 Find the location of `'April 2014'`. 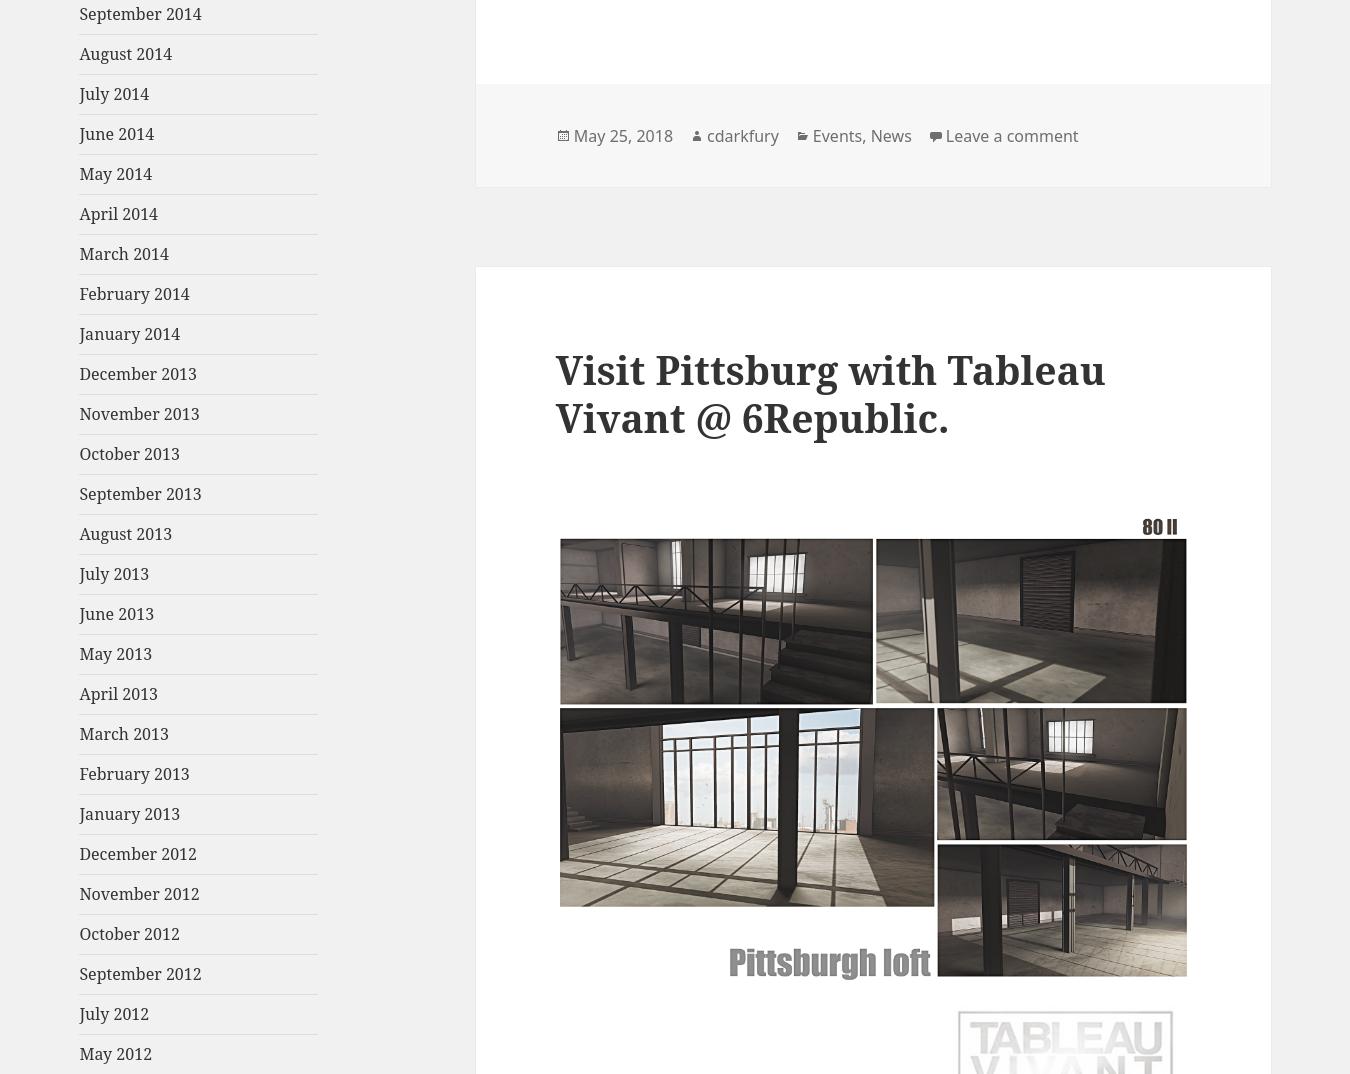

'April 2014' is located at coordinates (77, 214).